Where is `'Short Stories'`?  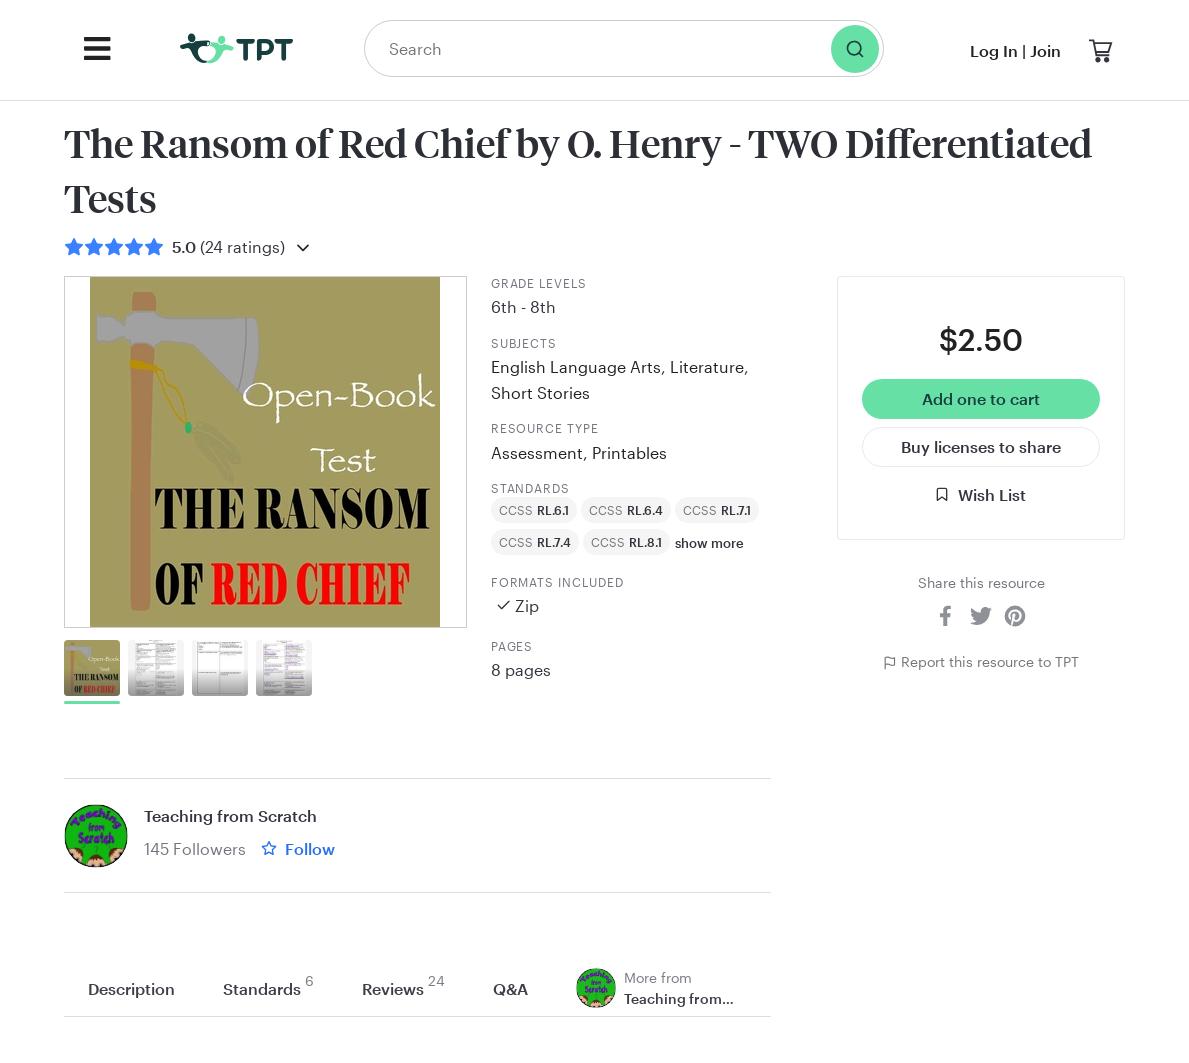
'Short Stories' is located at coordinates (539, 391).